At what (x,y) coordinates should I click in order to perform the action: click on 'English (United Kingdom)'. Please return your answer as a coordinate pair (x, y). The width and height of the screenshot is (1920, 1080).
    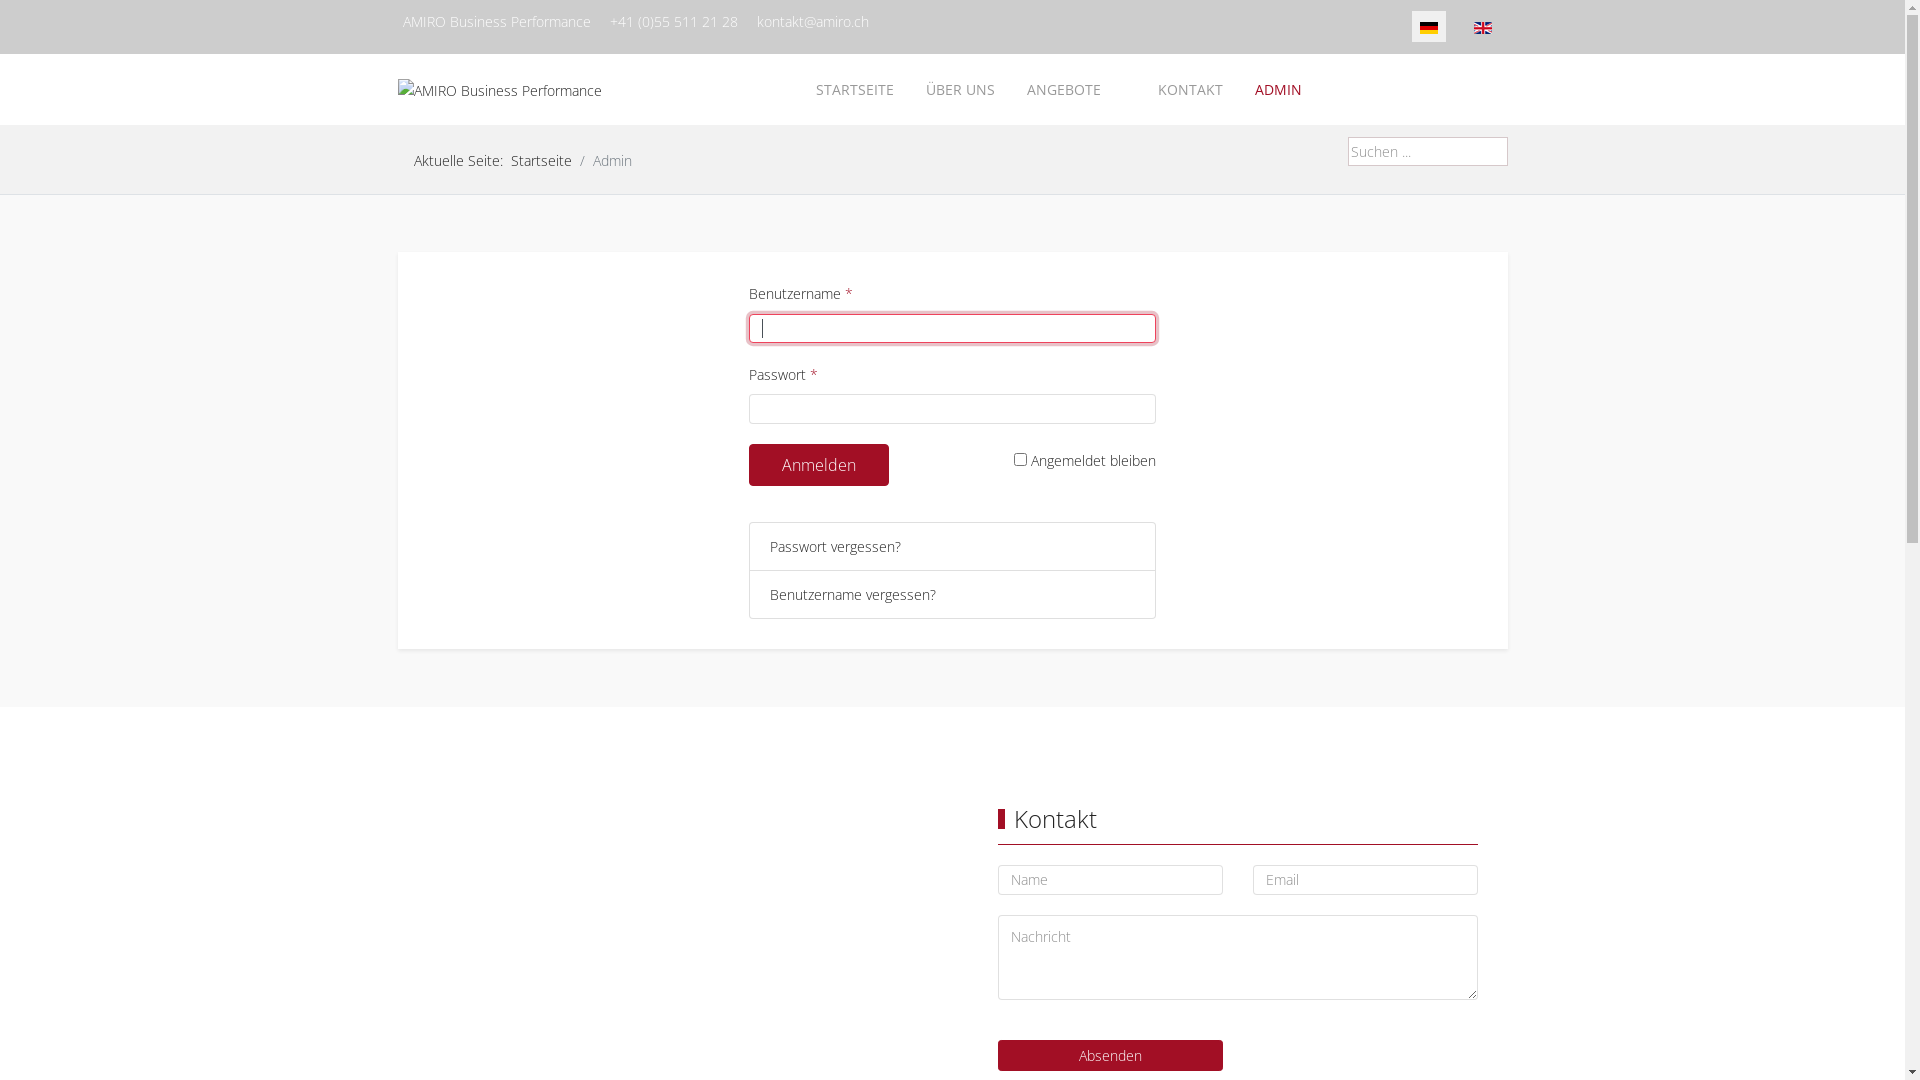
    Looking at the image, I should click on (1483, 27).